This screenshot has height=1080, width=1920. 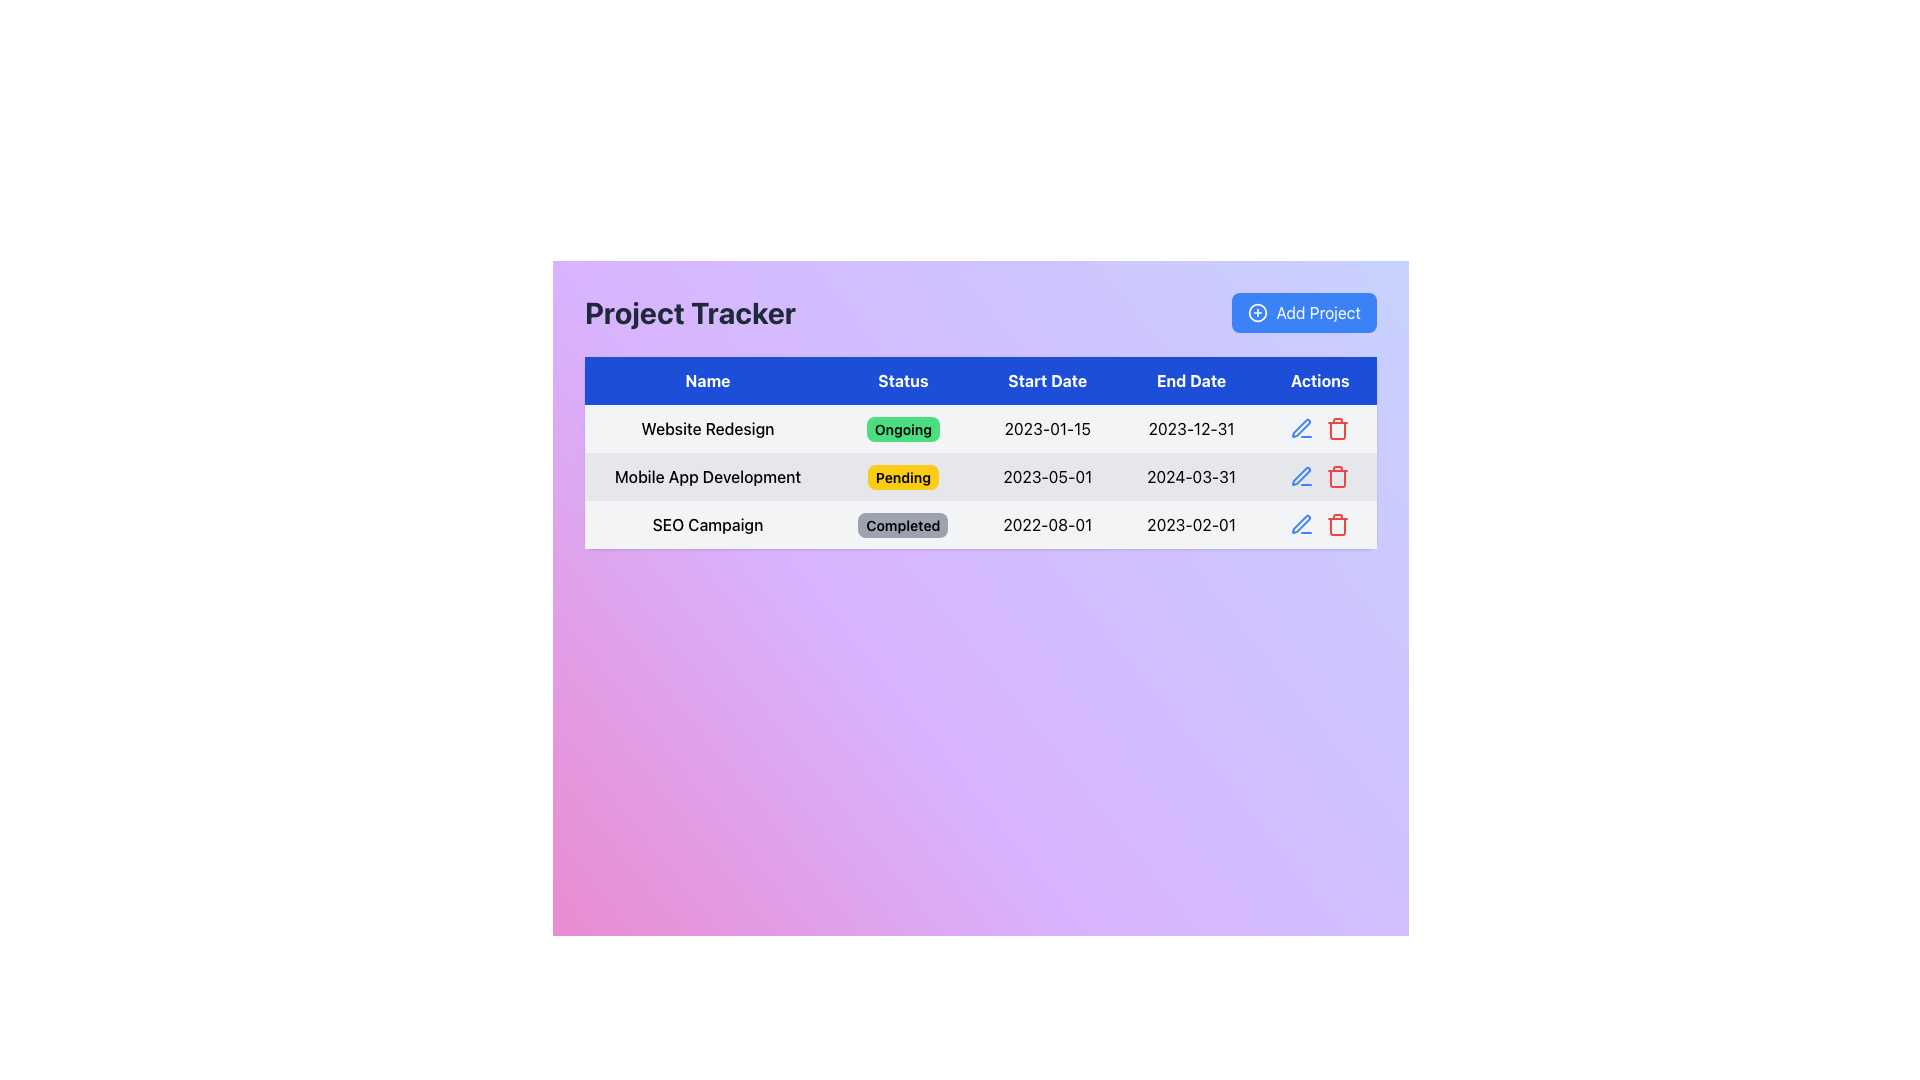 What do you see at coordinates (1320, 381) in the screenshot?
I see `the fifth header cell in the table header, located at the far-right position, which indicates action-related functionalities` at bounding box center [1320, 381].